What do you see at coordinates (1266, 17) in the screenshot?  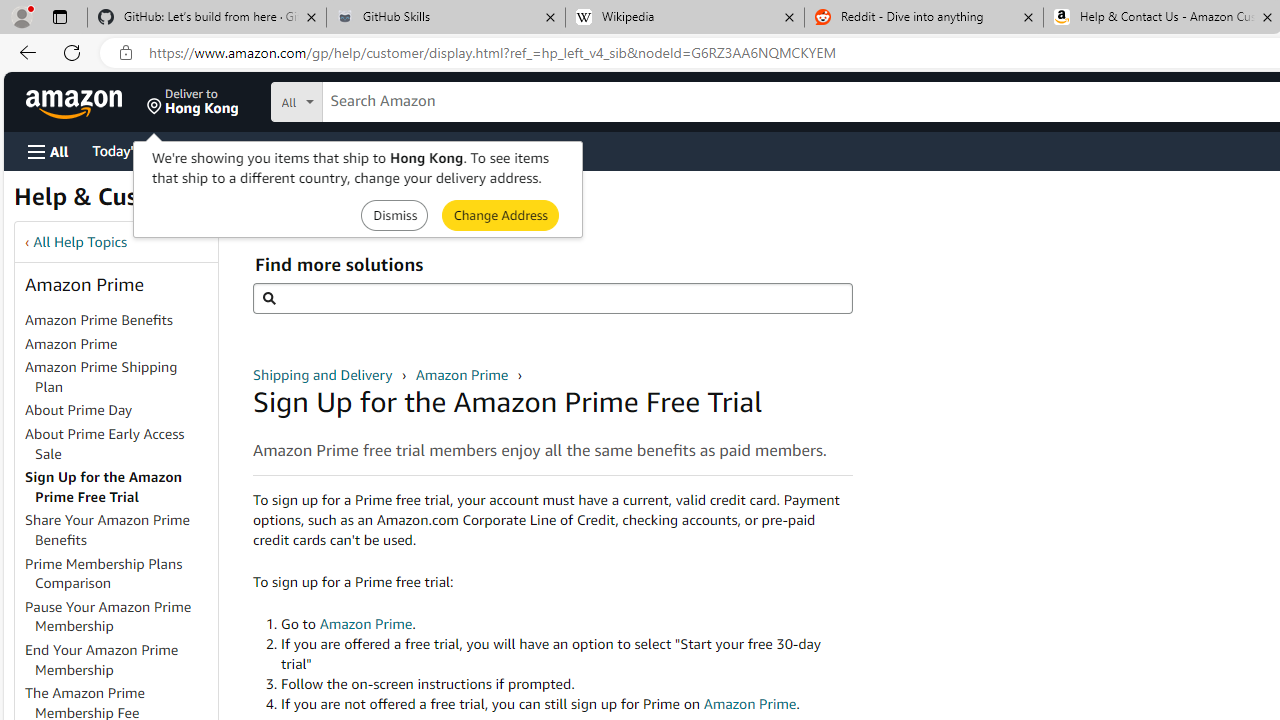 I see `'Close tab'` at bounding box center [1266, 17].